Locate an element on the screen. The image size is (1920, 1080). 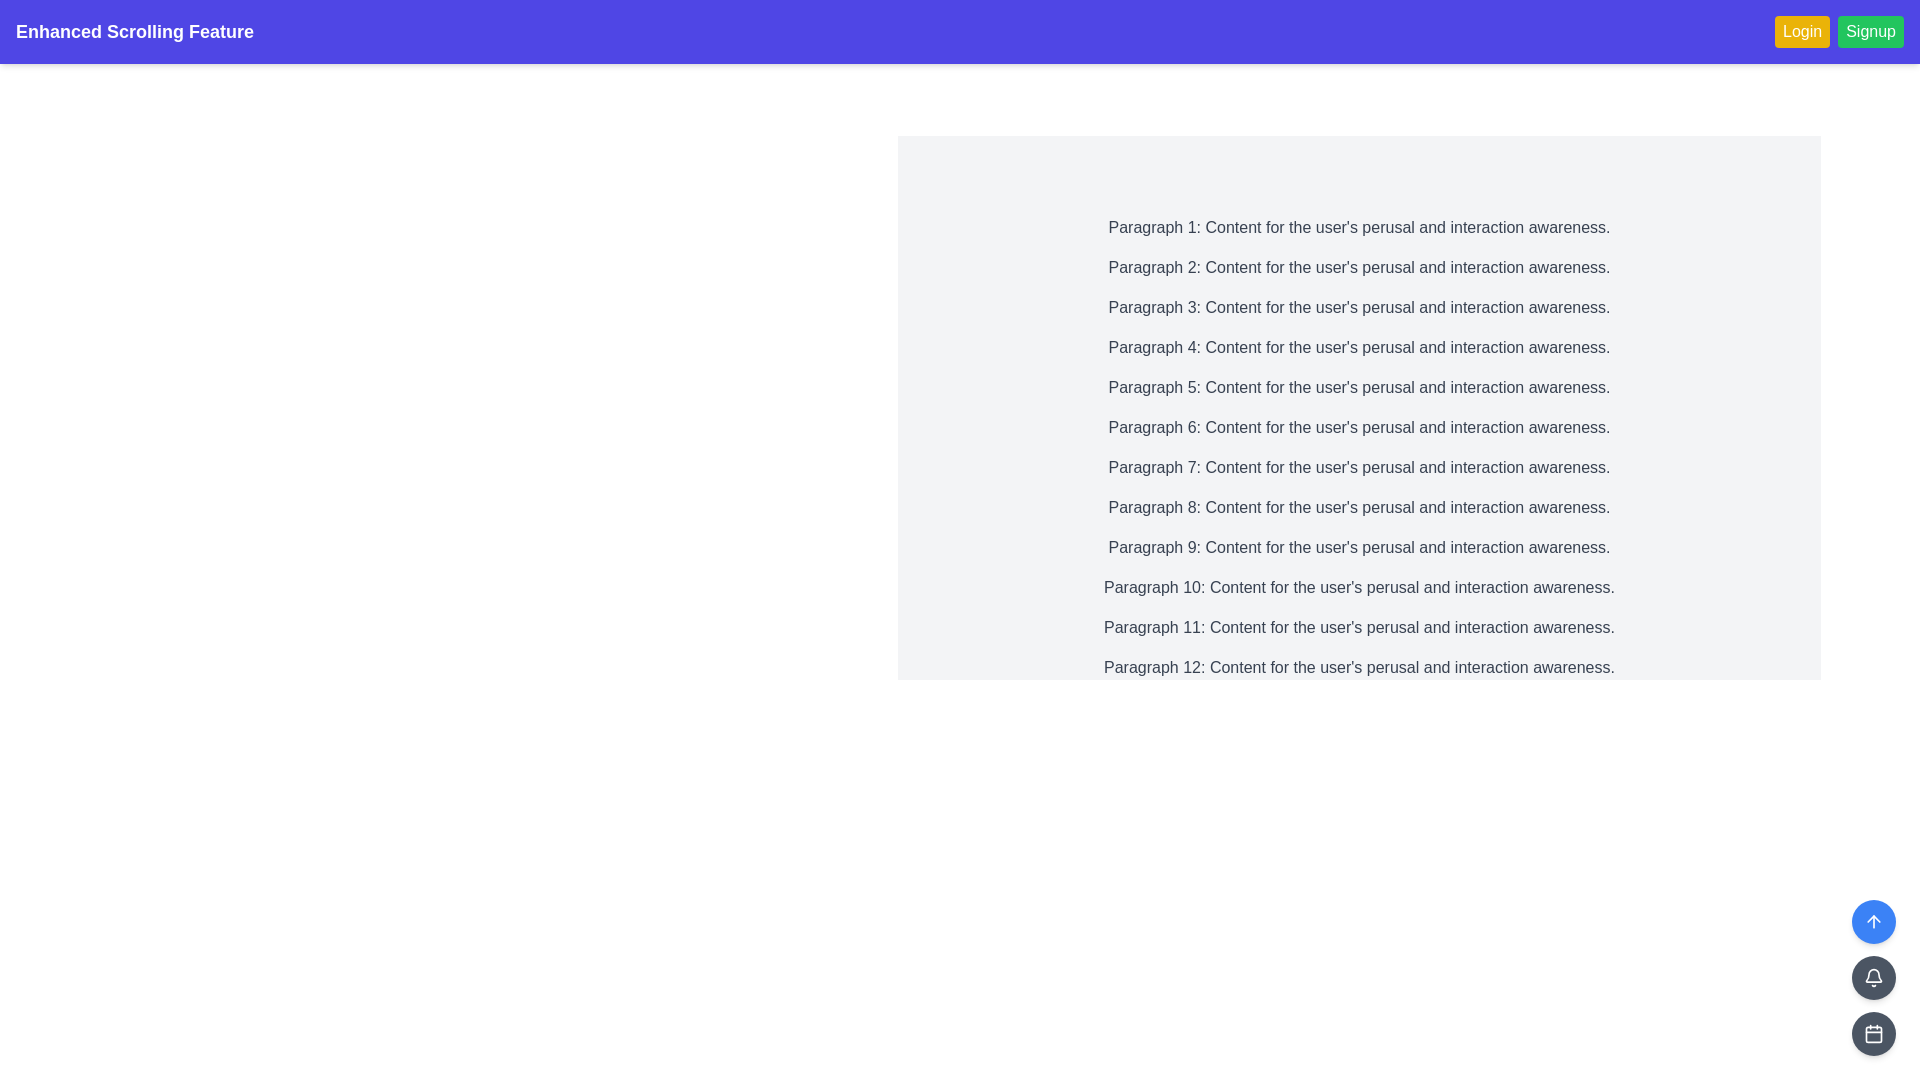
the text label that contains 'Paragraph 5: Content for the user's perusal and interaction awareness.', which is styled in gray text and is the fifth paragraph in a vertically-stacked list is located at coordinates (1359, 388).